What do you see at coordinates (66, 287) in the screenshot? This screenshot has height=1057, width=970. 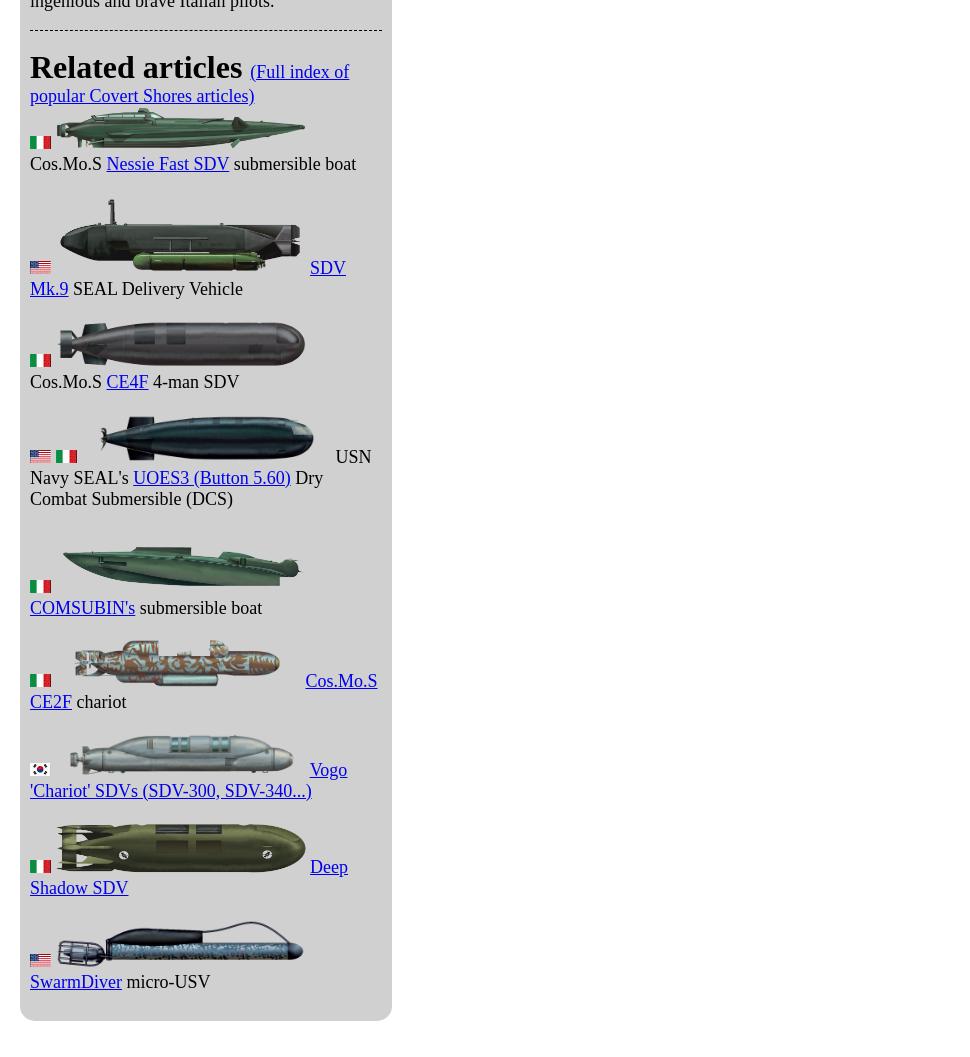 I see `'SEAL Delivery Vehicle'` at bounding box center [66, 287].